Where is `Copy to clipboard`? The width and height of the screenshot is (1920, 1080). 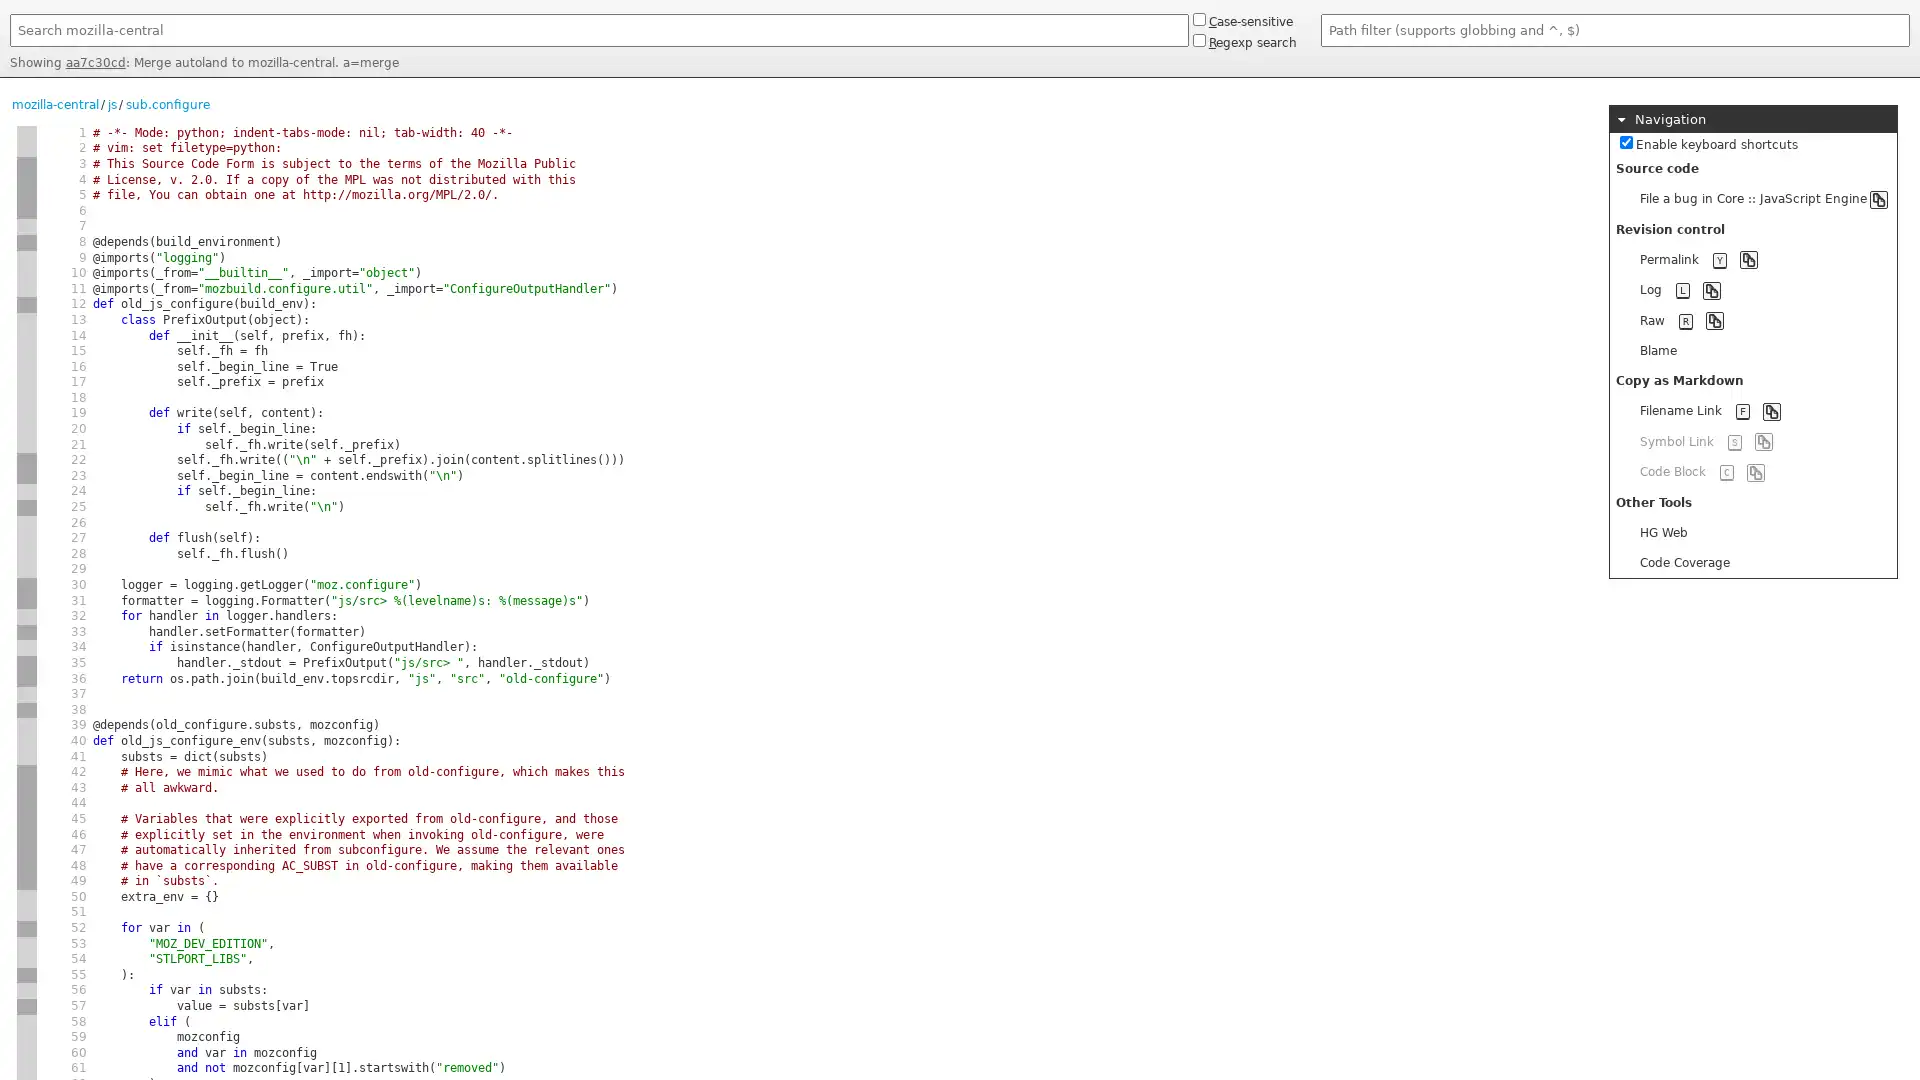 Copy to clipboard is located at coordinates (1711, 289).